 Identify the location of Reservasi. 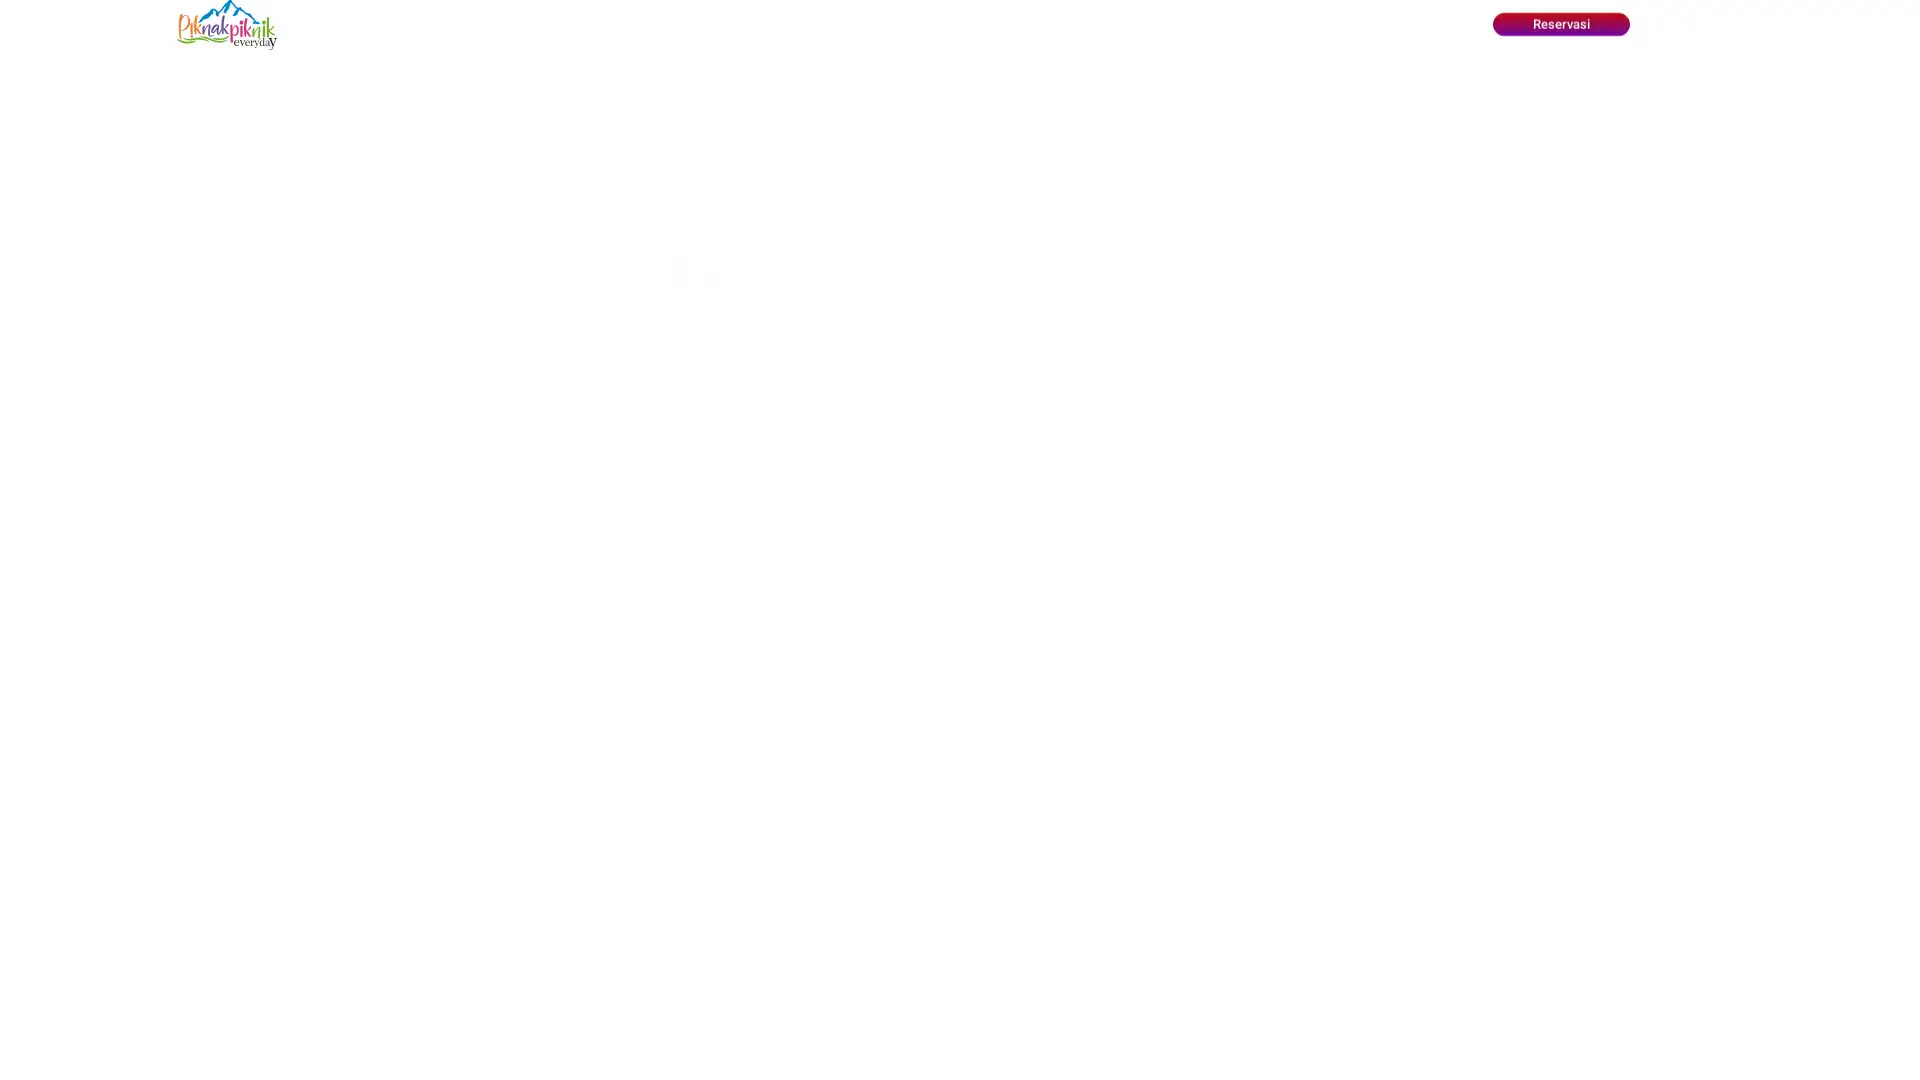
(1559, 24).